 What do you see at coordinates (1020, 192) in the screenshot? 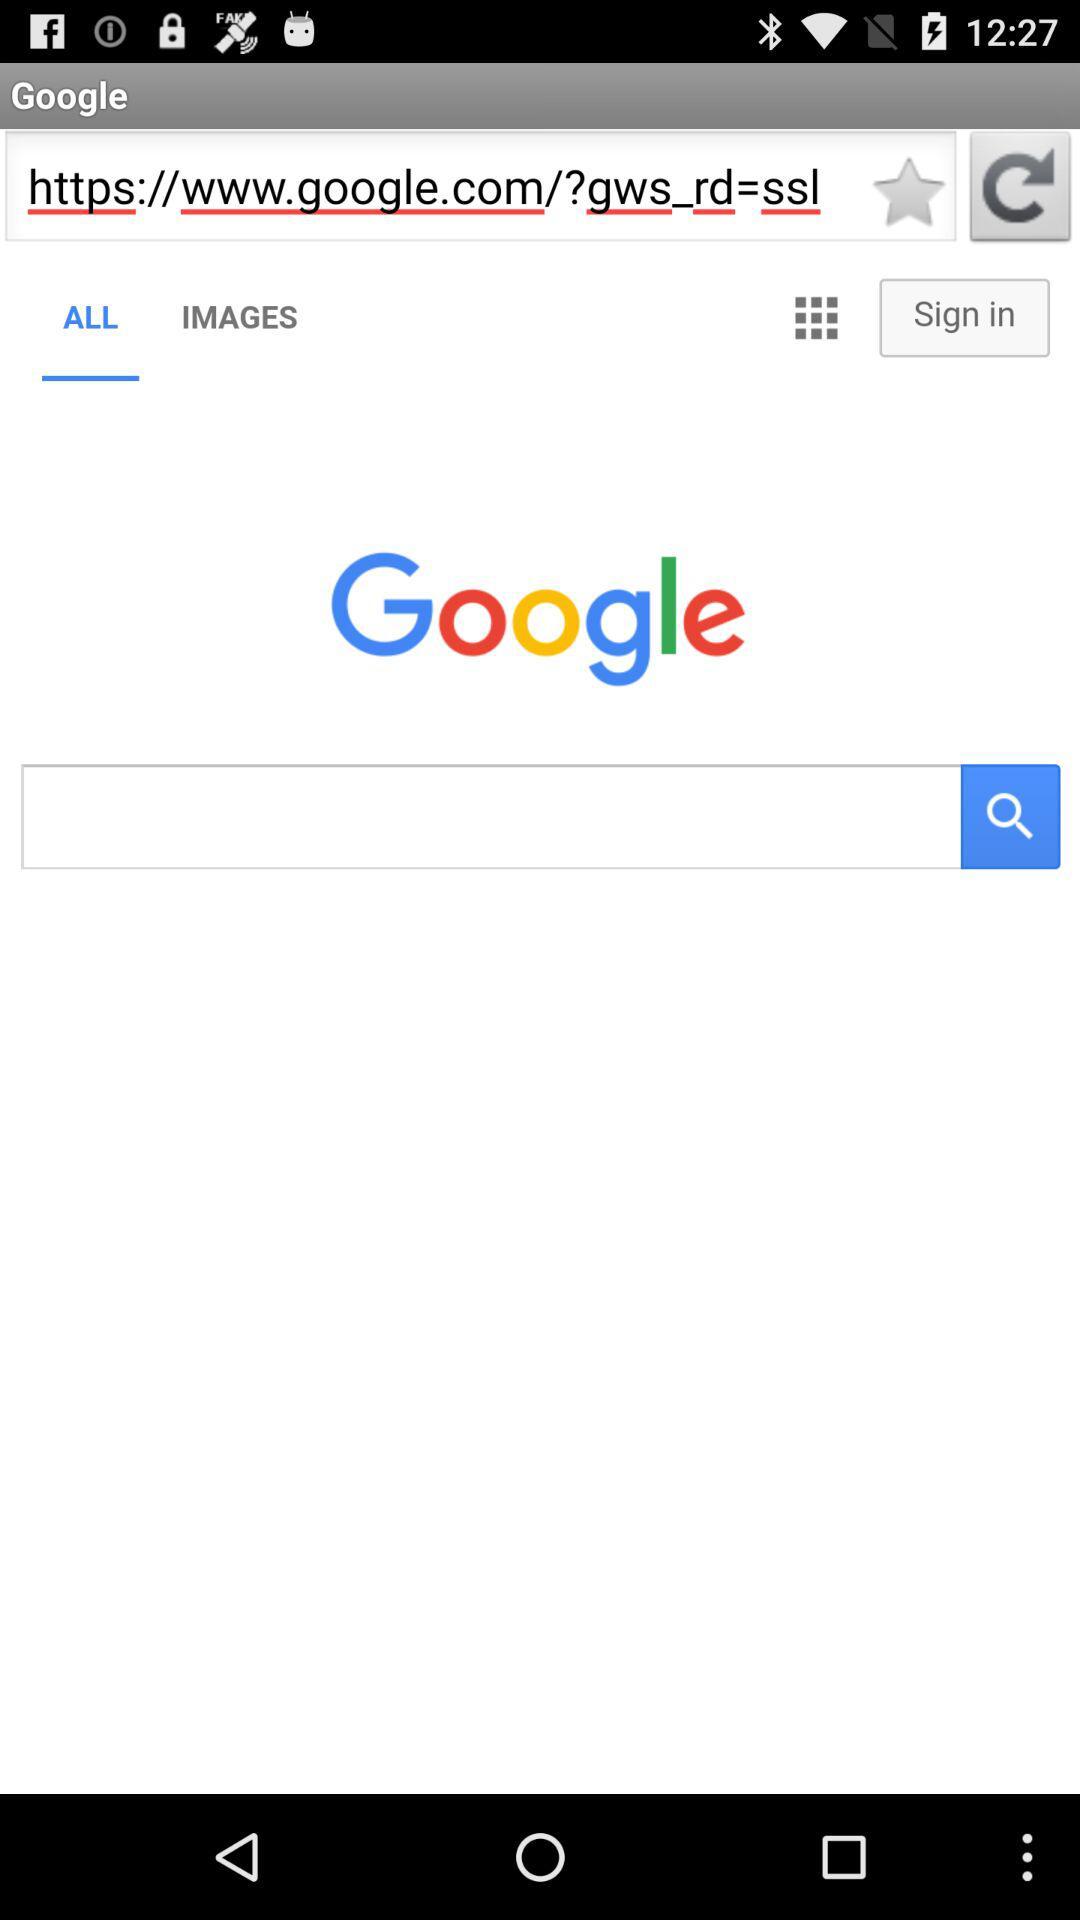
I see `refresh option` at bounding box center [1020, 192].